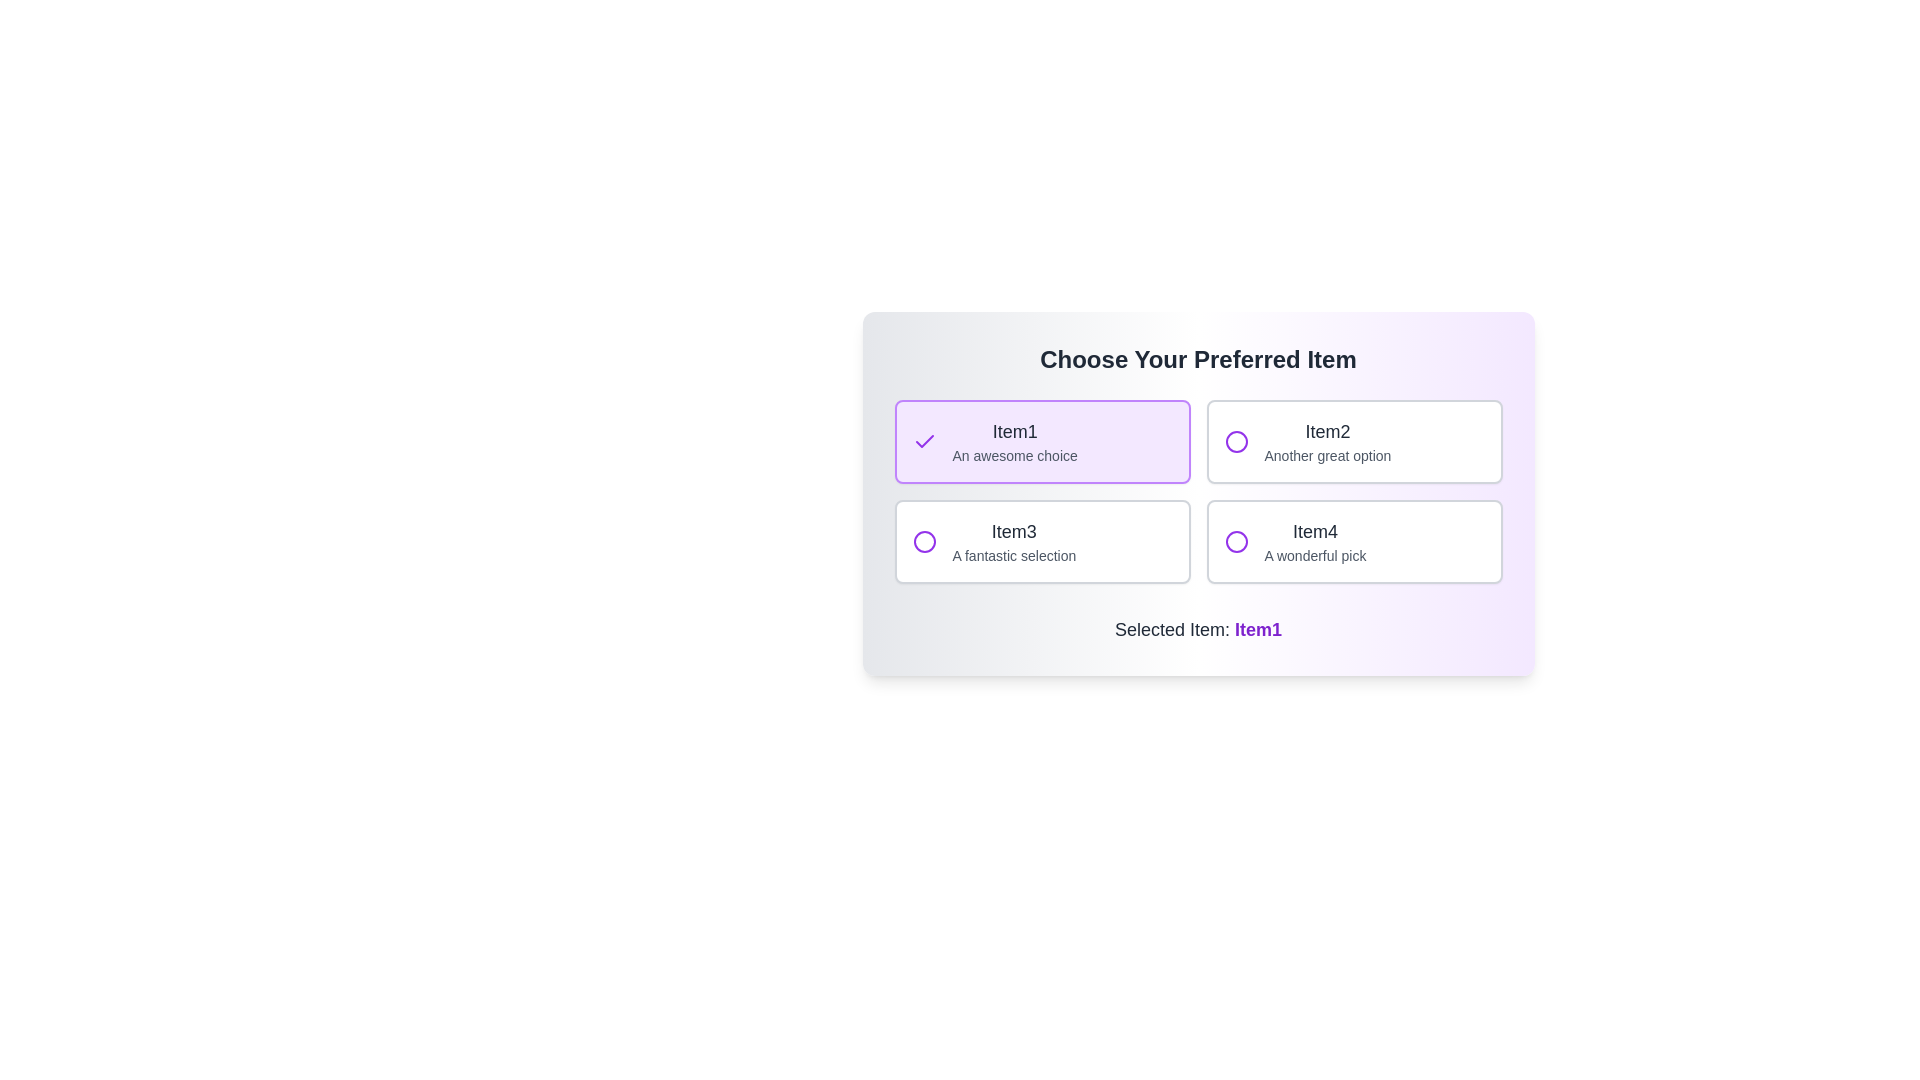 The image size is (1920, 1080). Describe the element at coordinates (1015, 455) in the screenshot. I see `the Text Label that provides additional information for the 'Item1' selectable option, located directly below the 'Item1' label in the top-left quadrant of the interface` at that location.